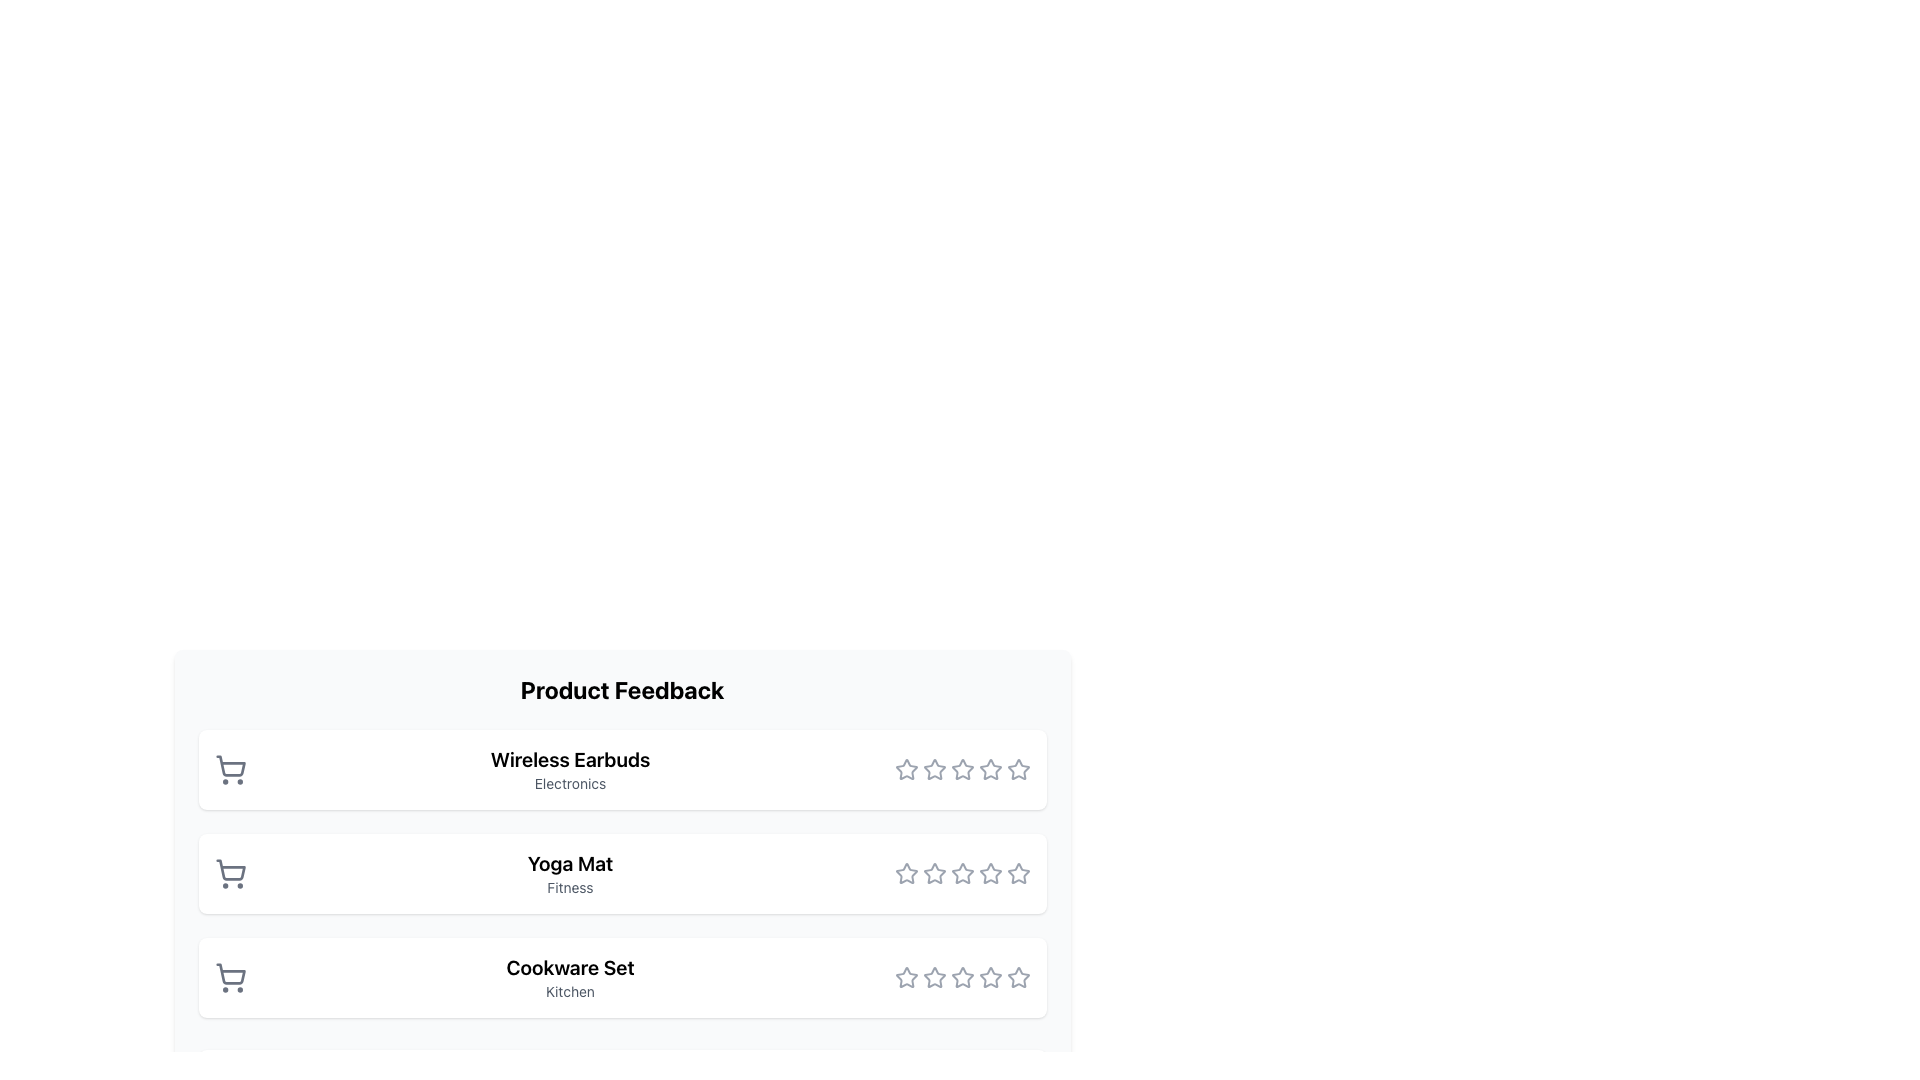 The height and width of the screenshot is (1080, 1920). What do you see at coordinates (1018, 976) in the screenshot?
I see `the fifth star icon in the rating component for the 'Cookware Set'` at bounding box center [1018, 976].